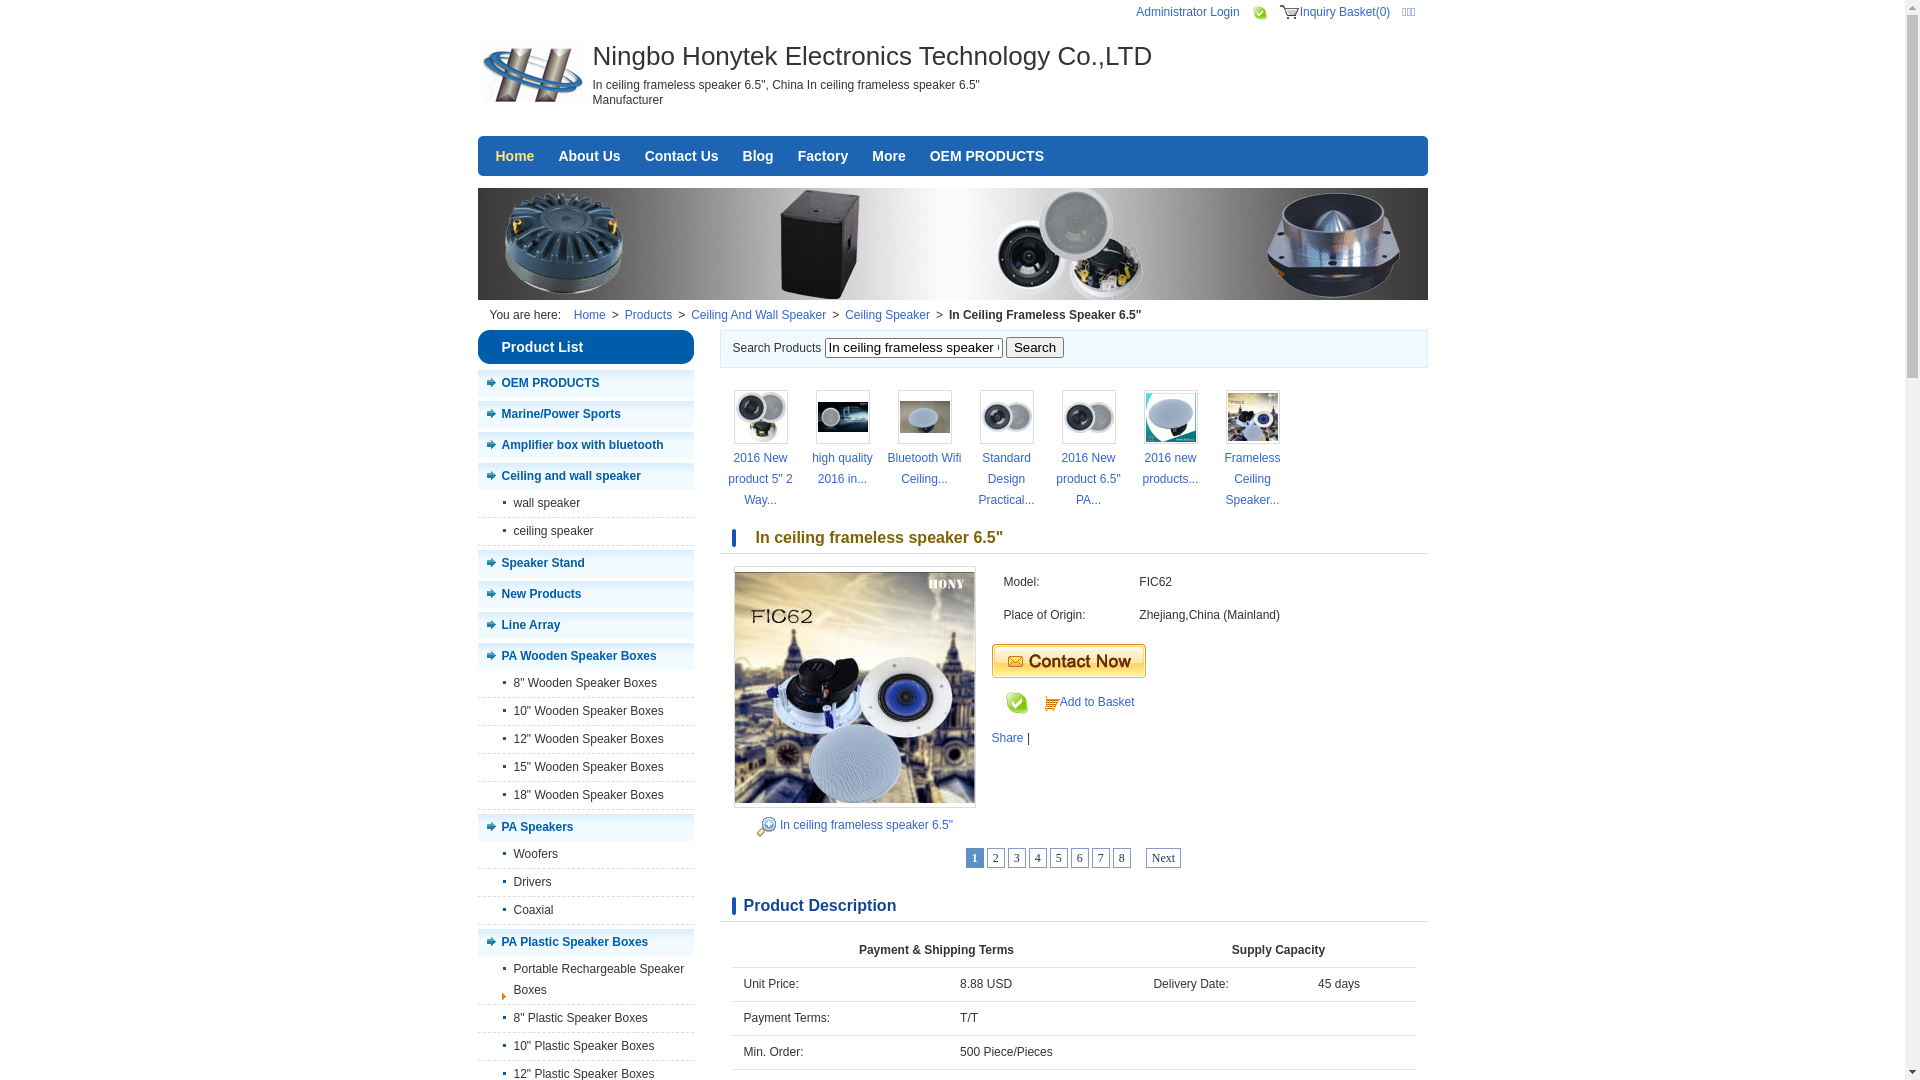  Describe the element at coordinates (584, 794) in the screenshot. I see `'18" Wooden Speaker Boxes'` at that location.